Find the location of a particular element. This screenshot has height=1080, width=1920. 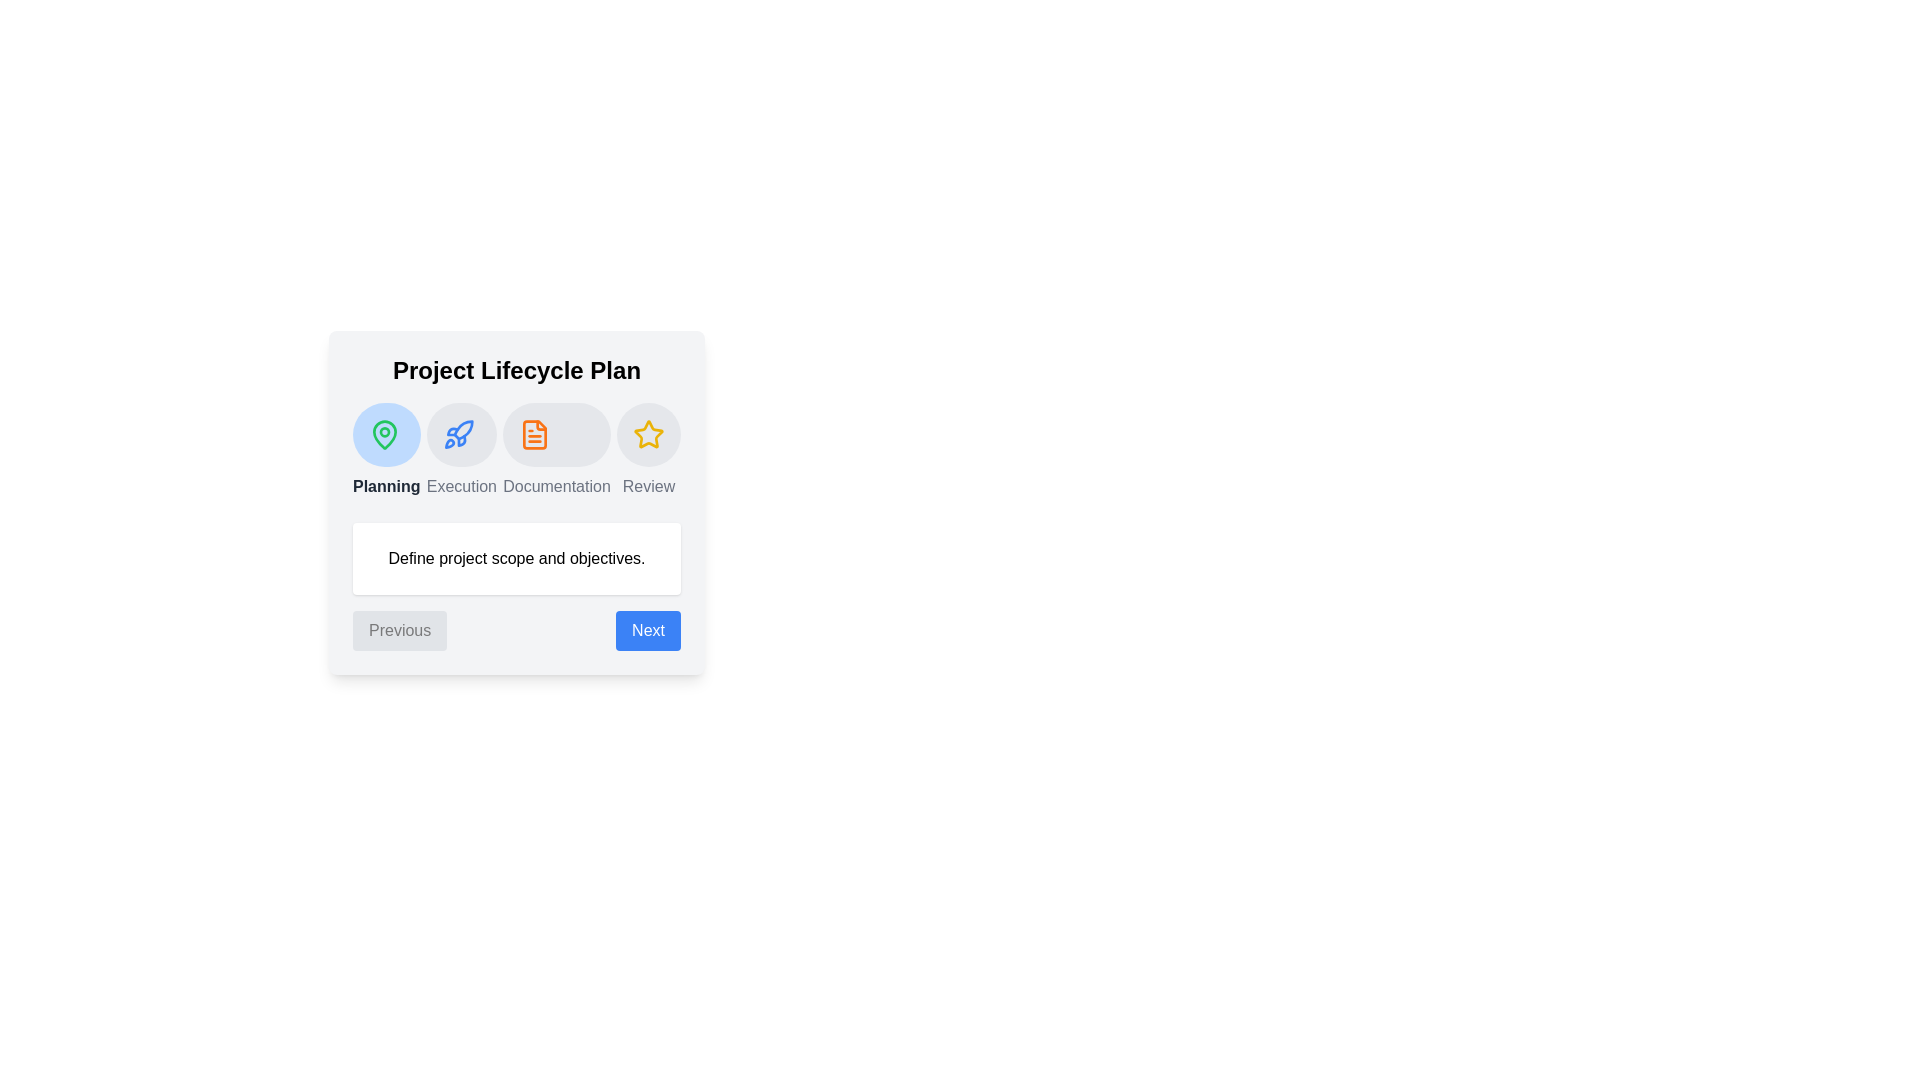

the description area to focus on it is located at coordinates (517, 559).